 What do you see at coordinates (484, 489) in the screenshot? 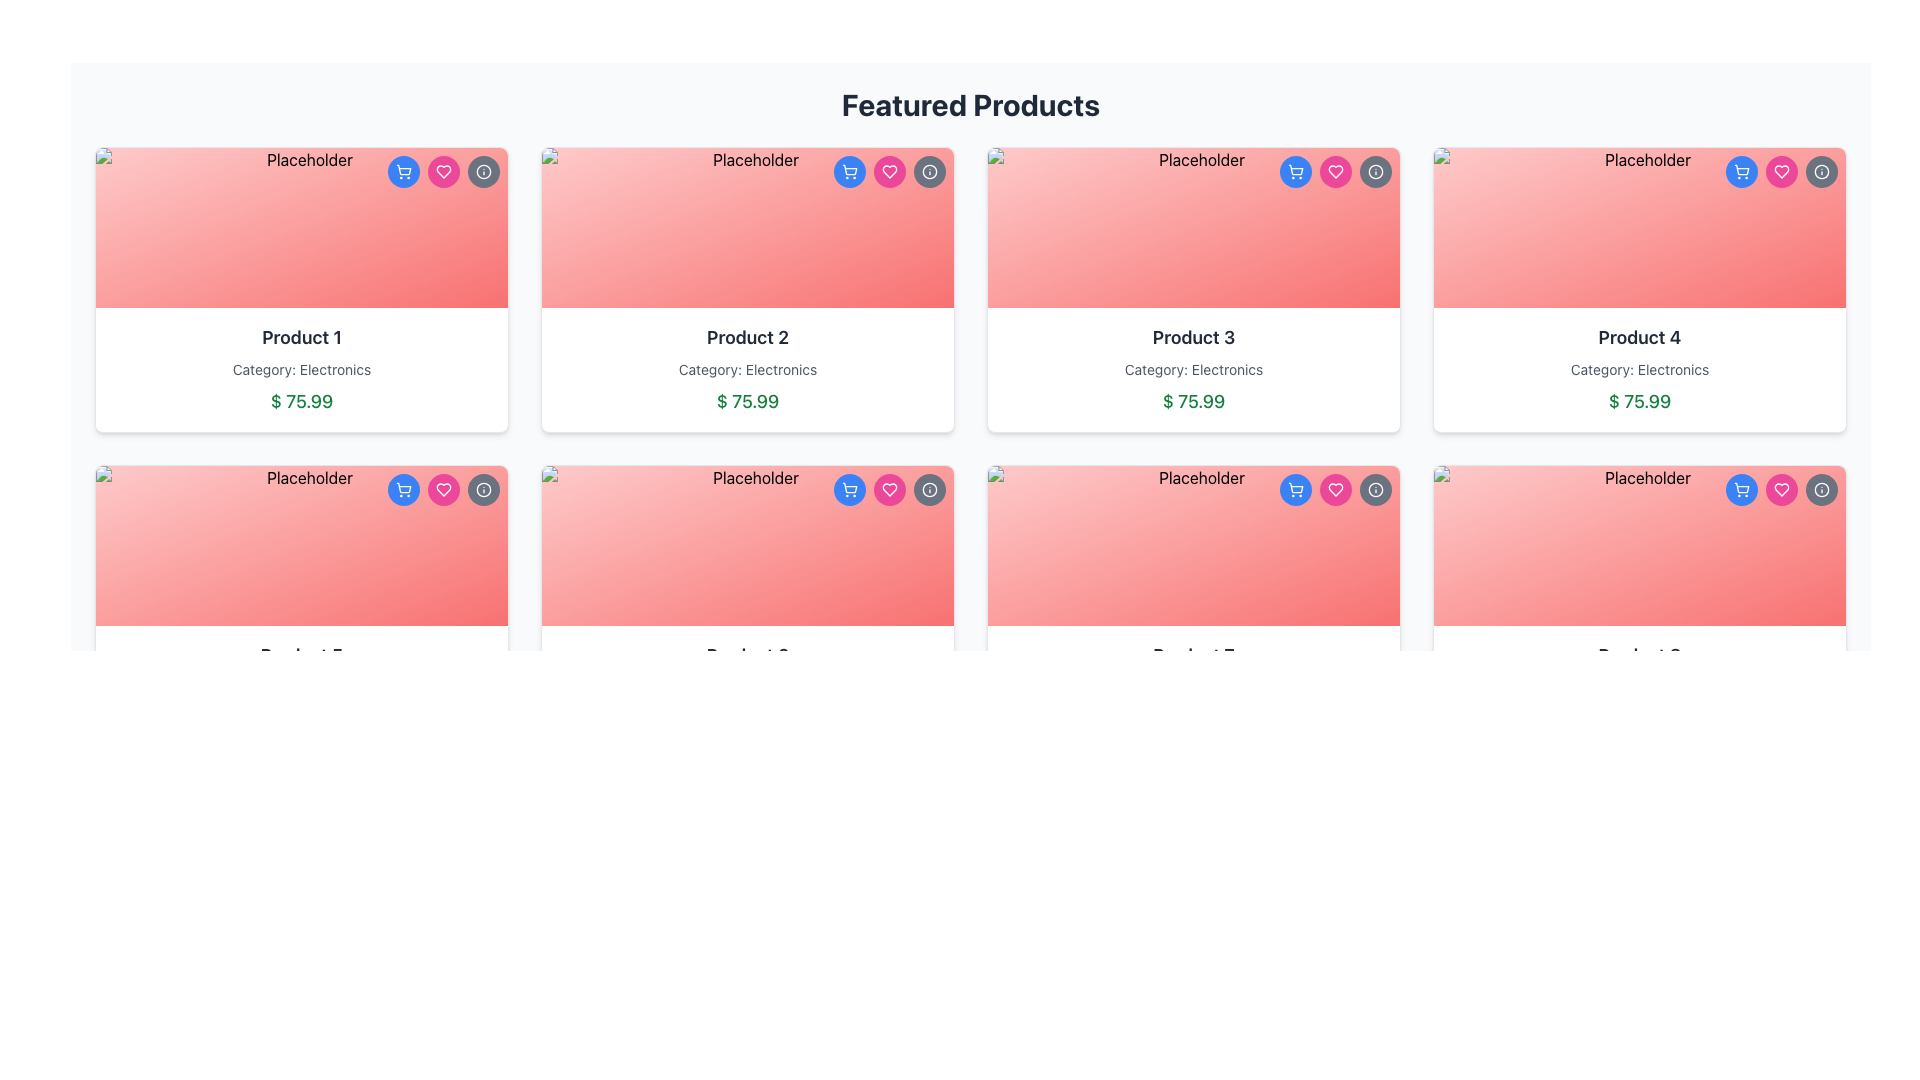
I see `the circular information icon located at the top-right corner of the first product card` at bounding box center [484, 489].